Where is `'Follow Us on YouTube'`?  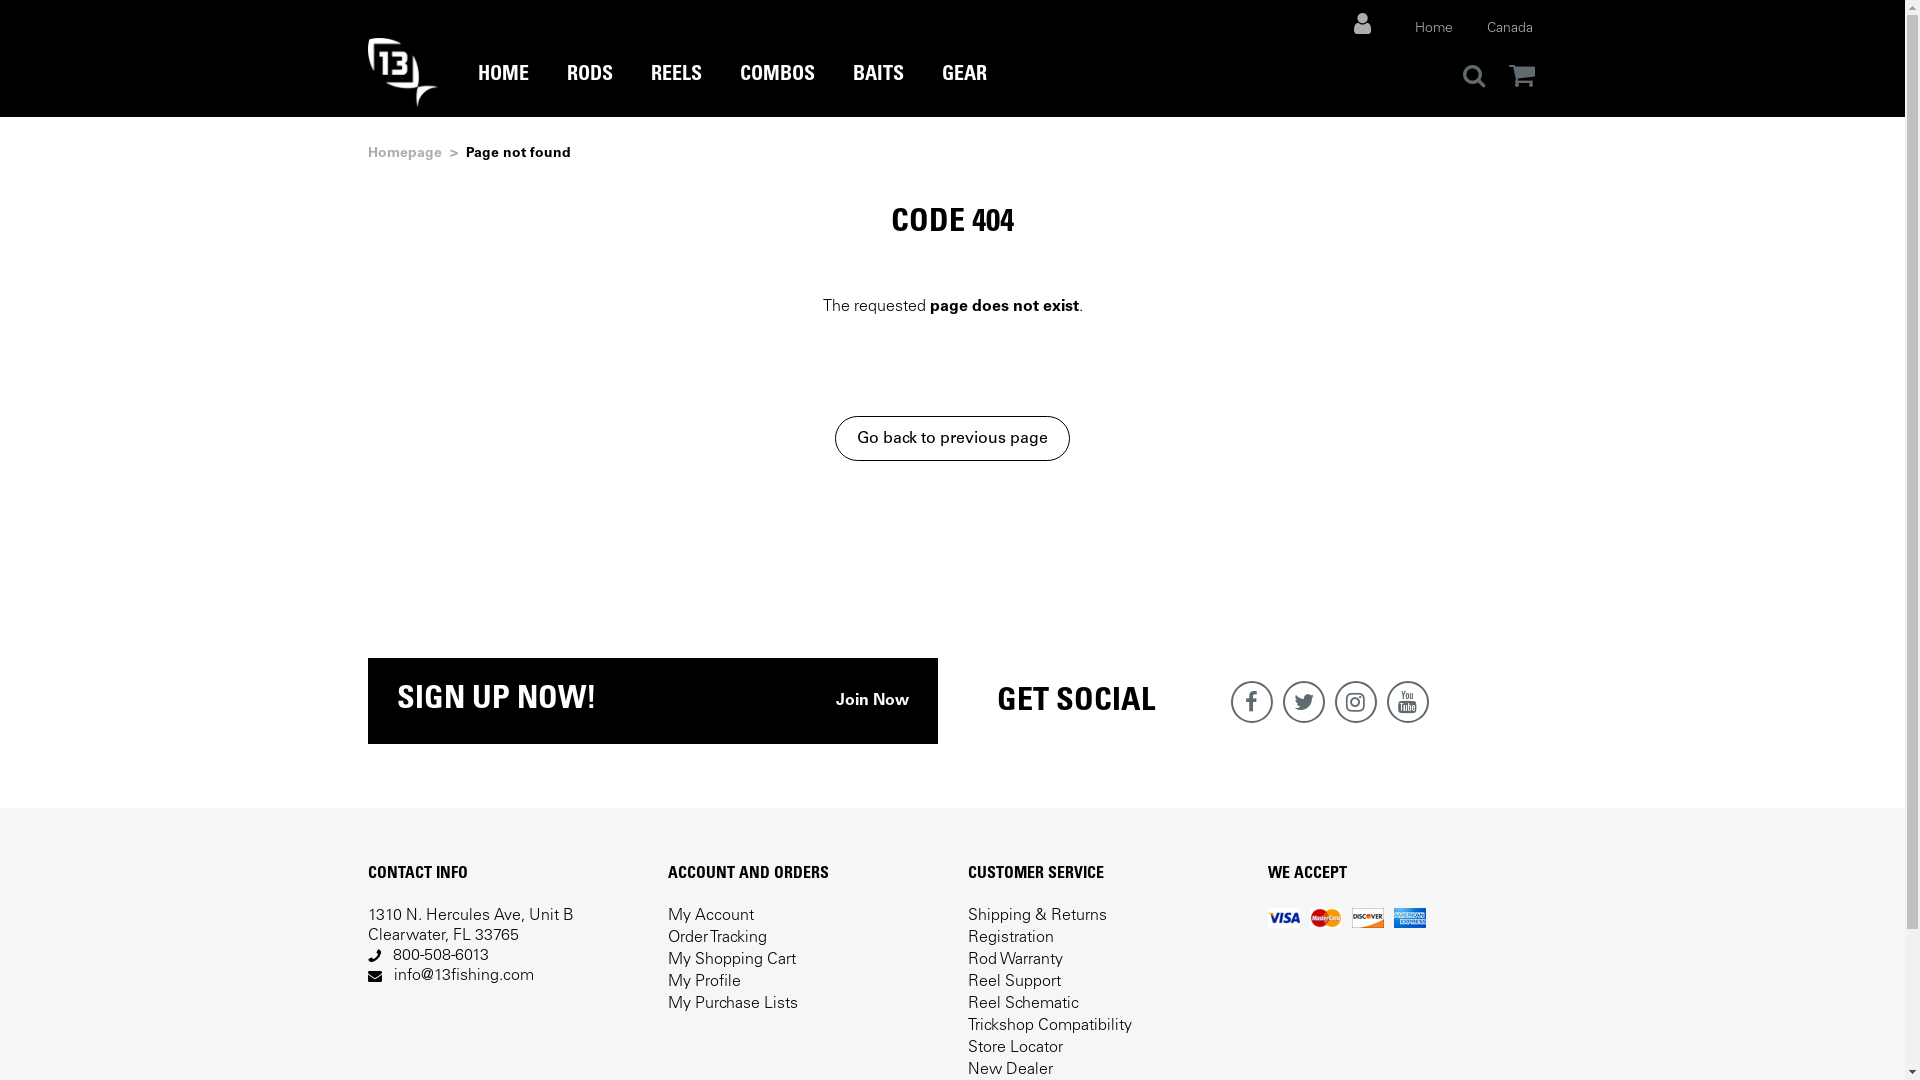 'Follow Us on YouTube' is located at coordinates (1385, 701).